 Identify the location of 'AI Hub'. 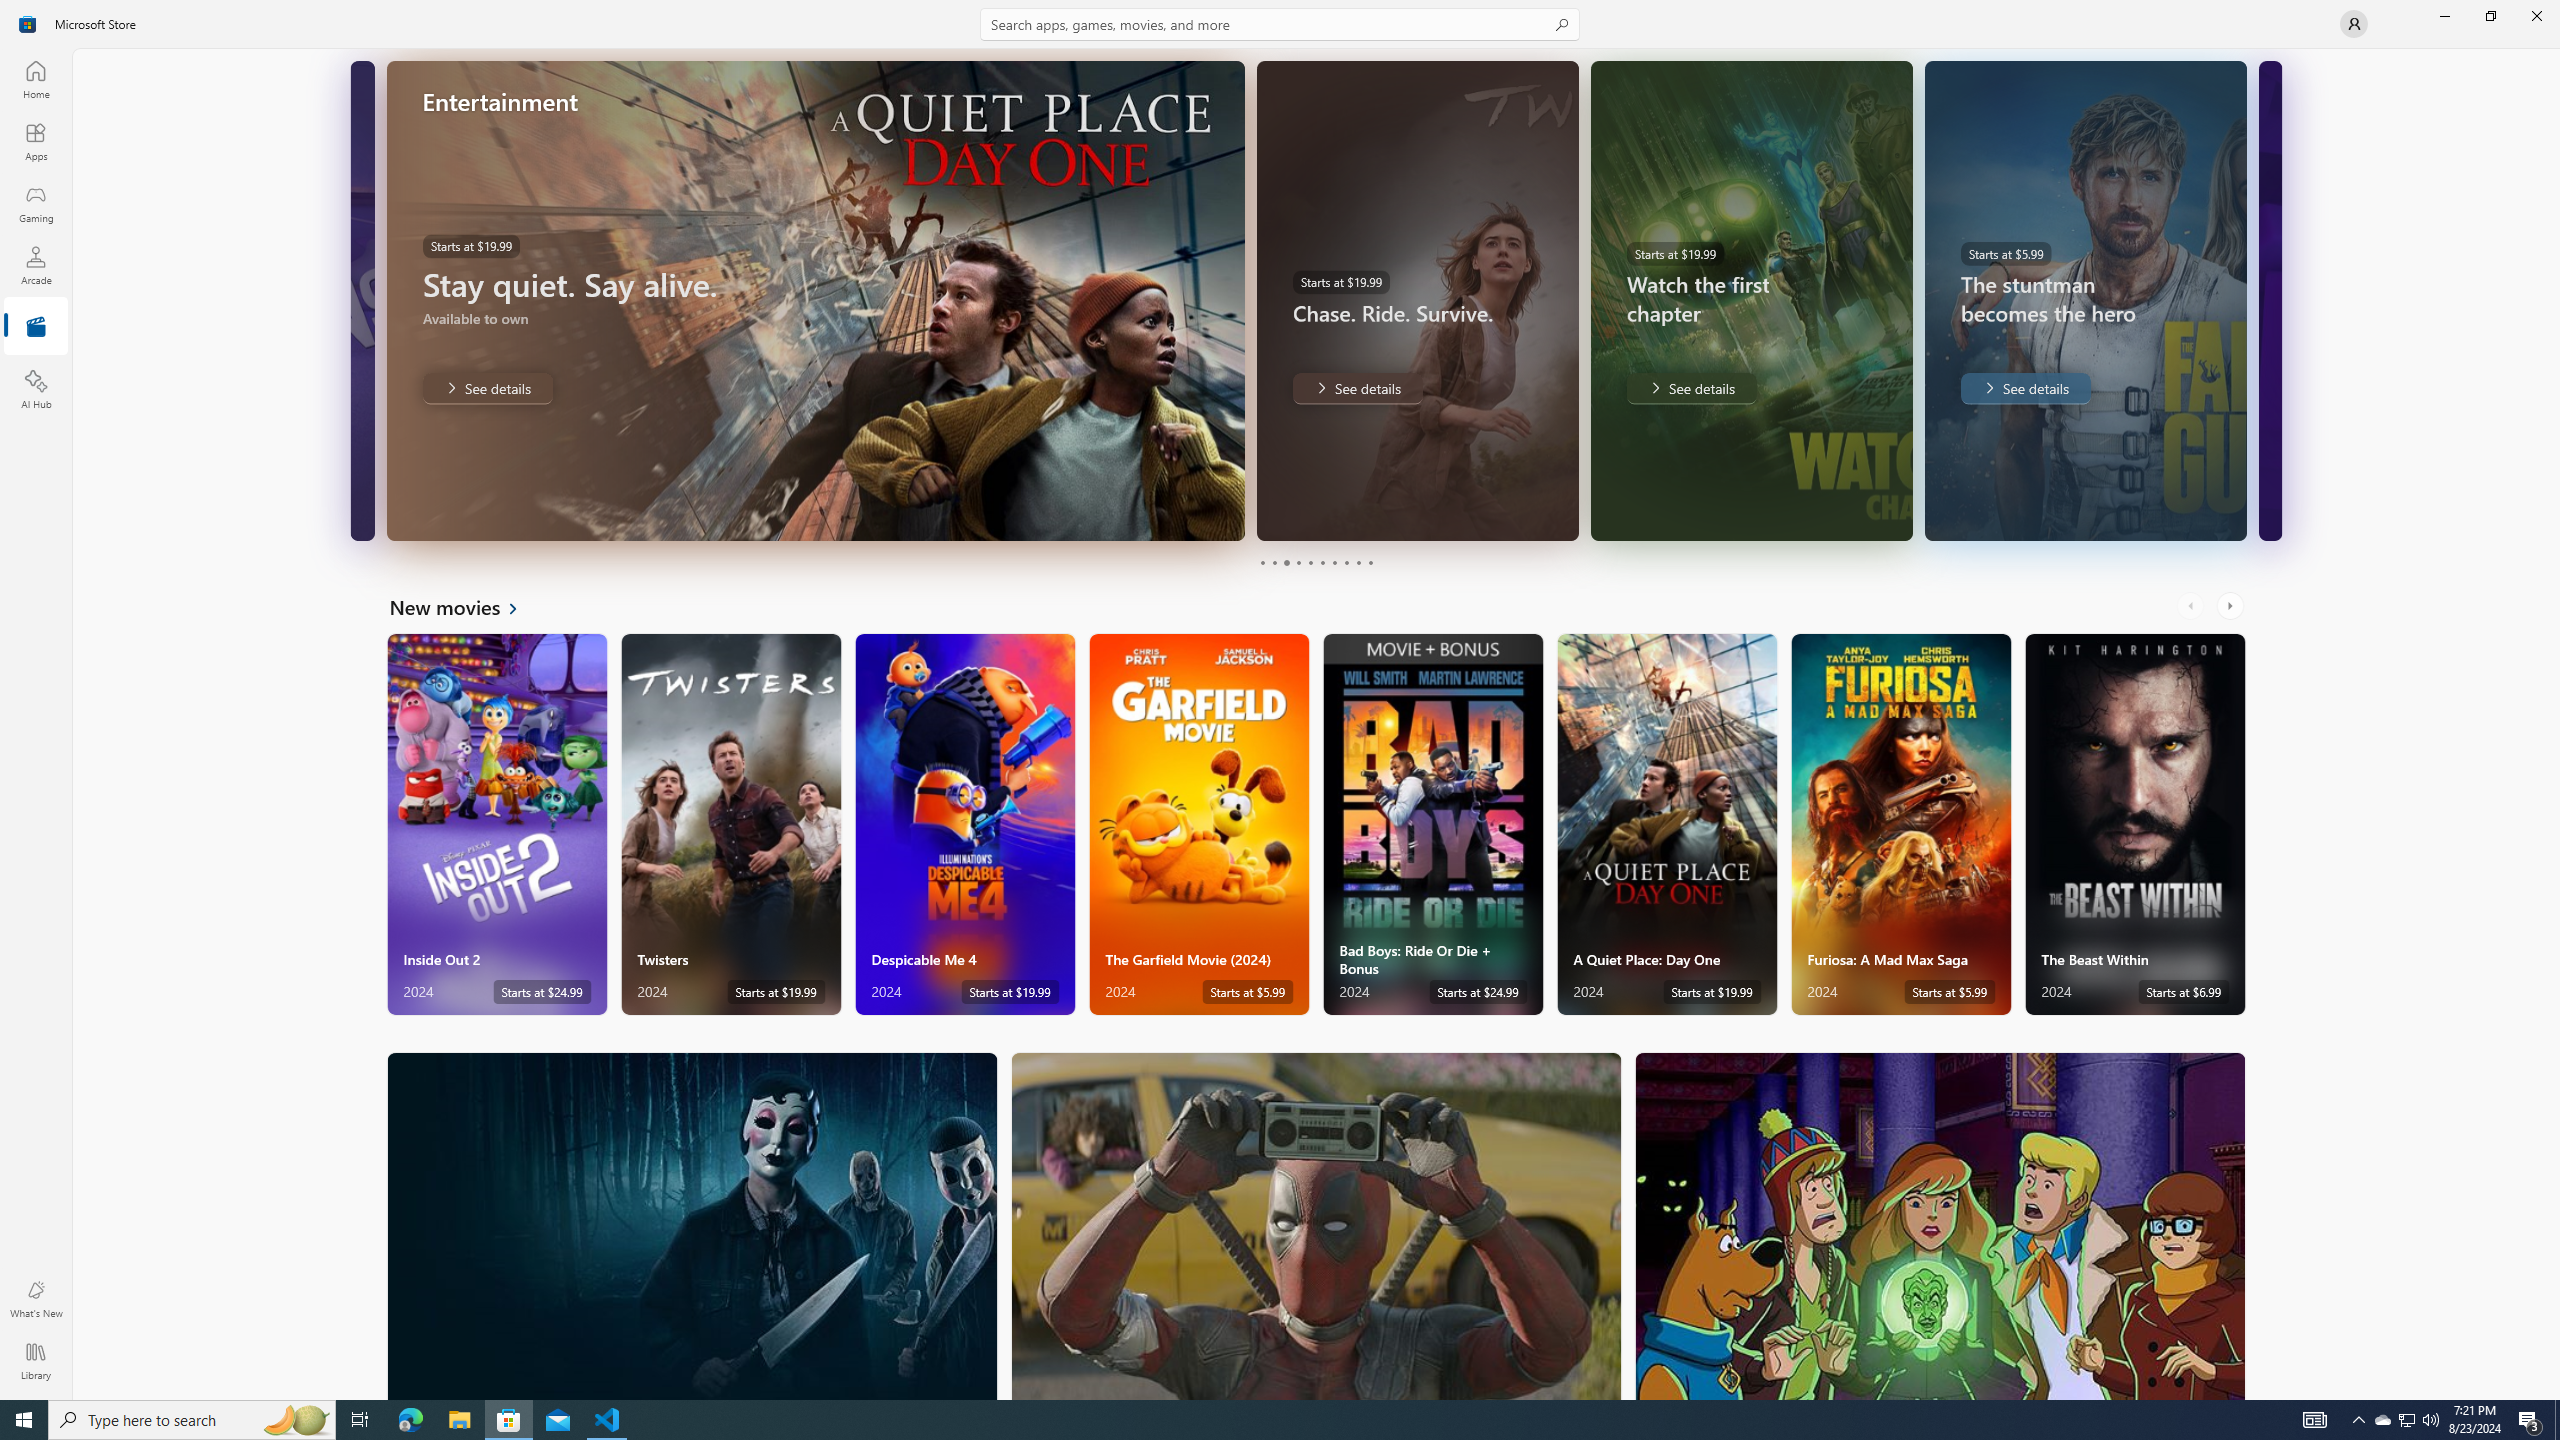
(34, 388).